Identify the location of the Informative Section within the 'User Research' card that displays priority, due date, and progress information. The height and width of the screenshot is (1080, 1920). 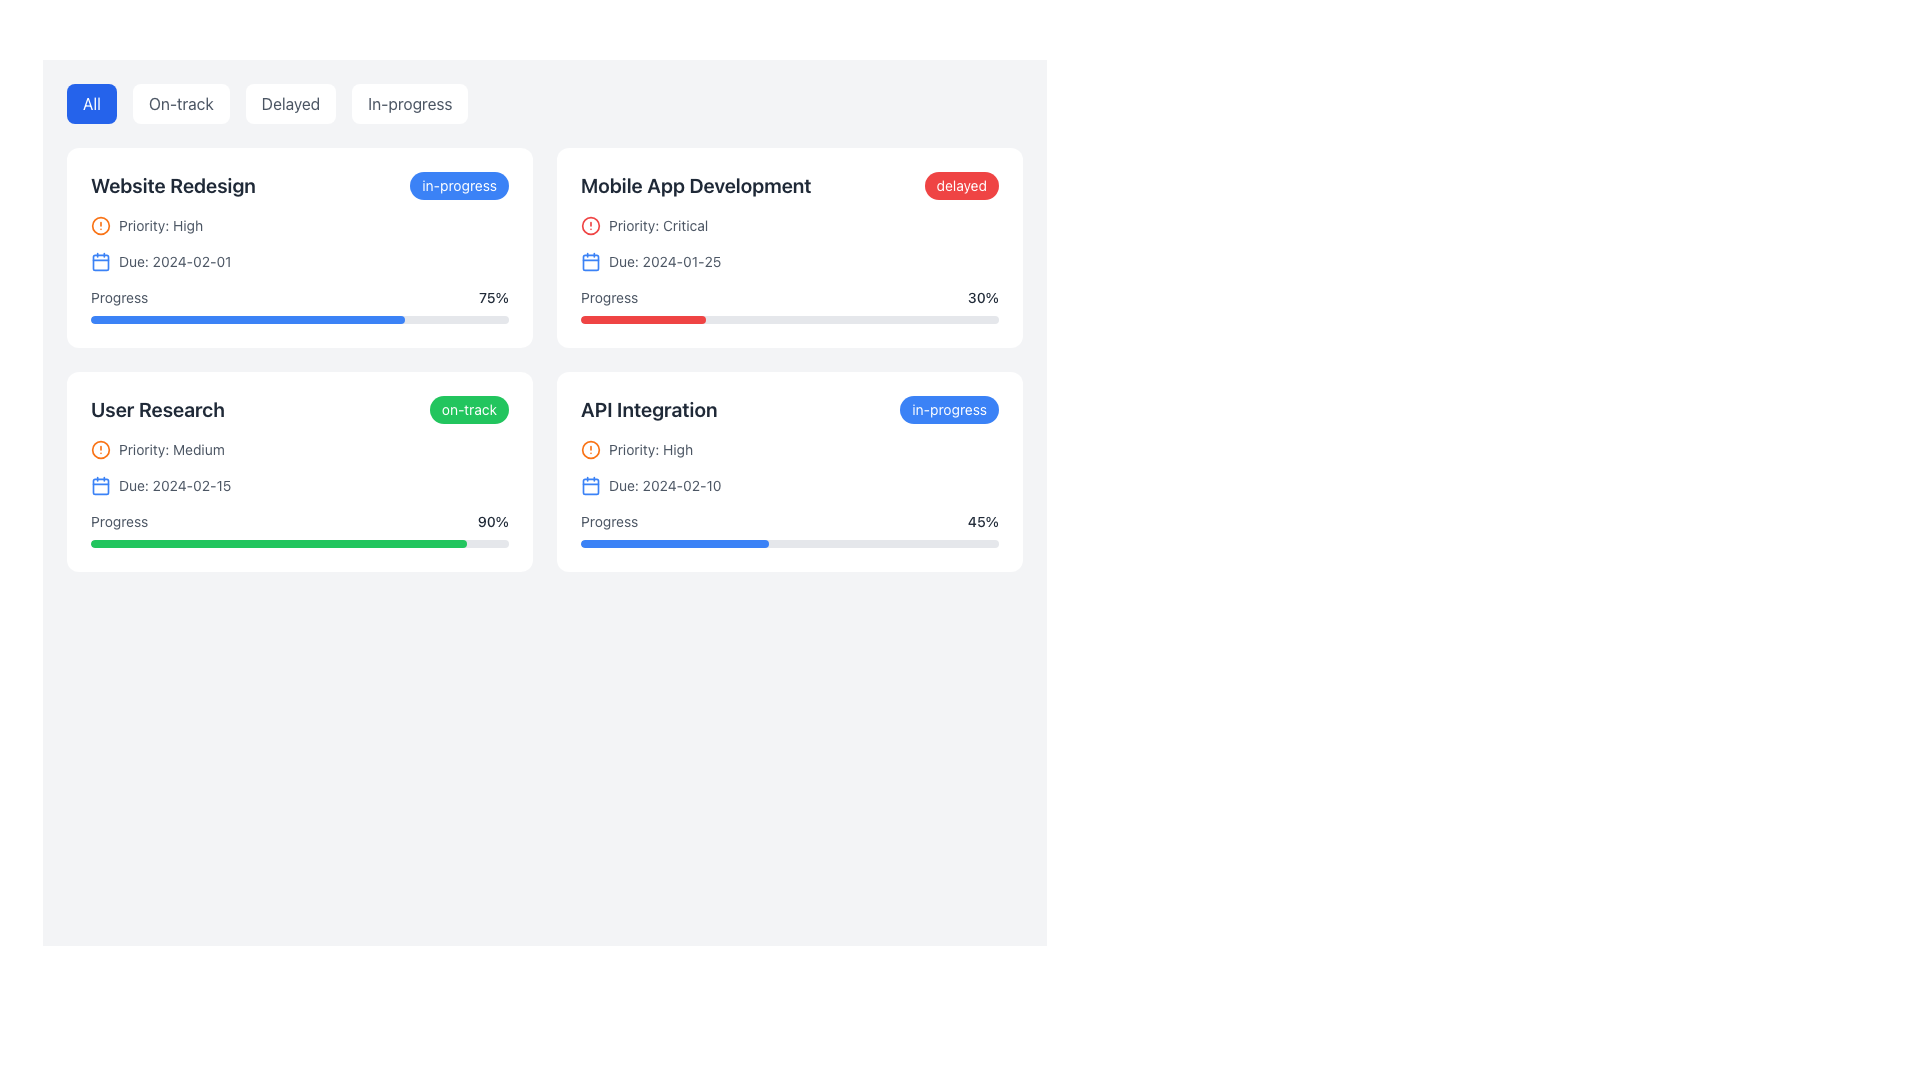
(298, 493).